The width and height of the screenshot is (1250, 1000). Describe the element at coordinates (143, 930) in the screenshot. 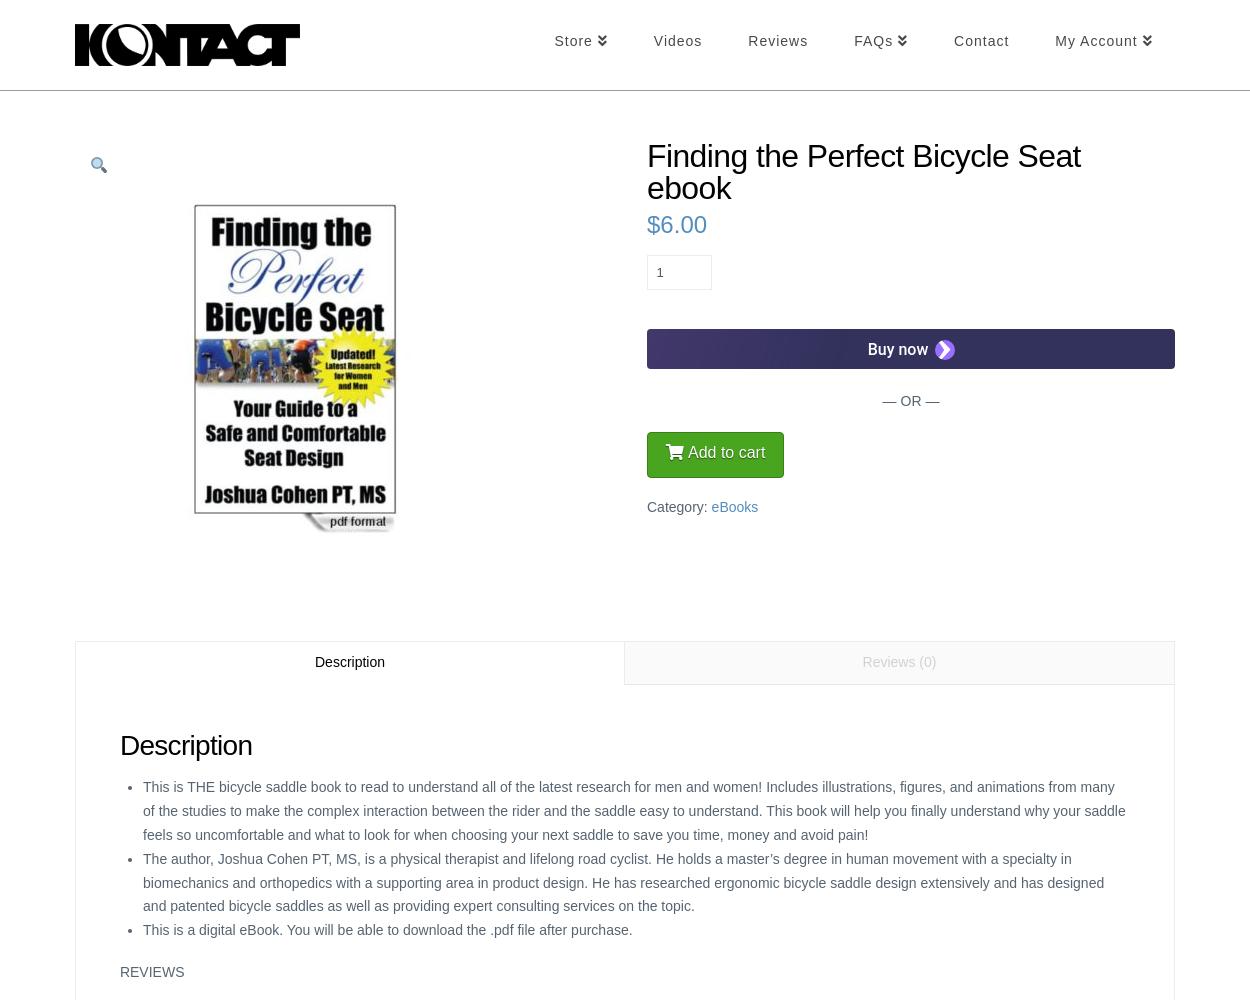

I see `'This is a digital eBook. You will be able to download the .pdf file after purchase.'` at that location.